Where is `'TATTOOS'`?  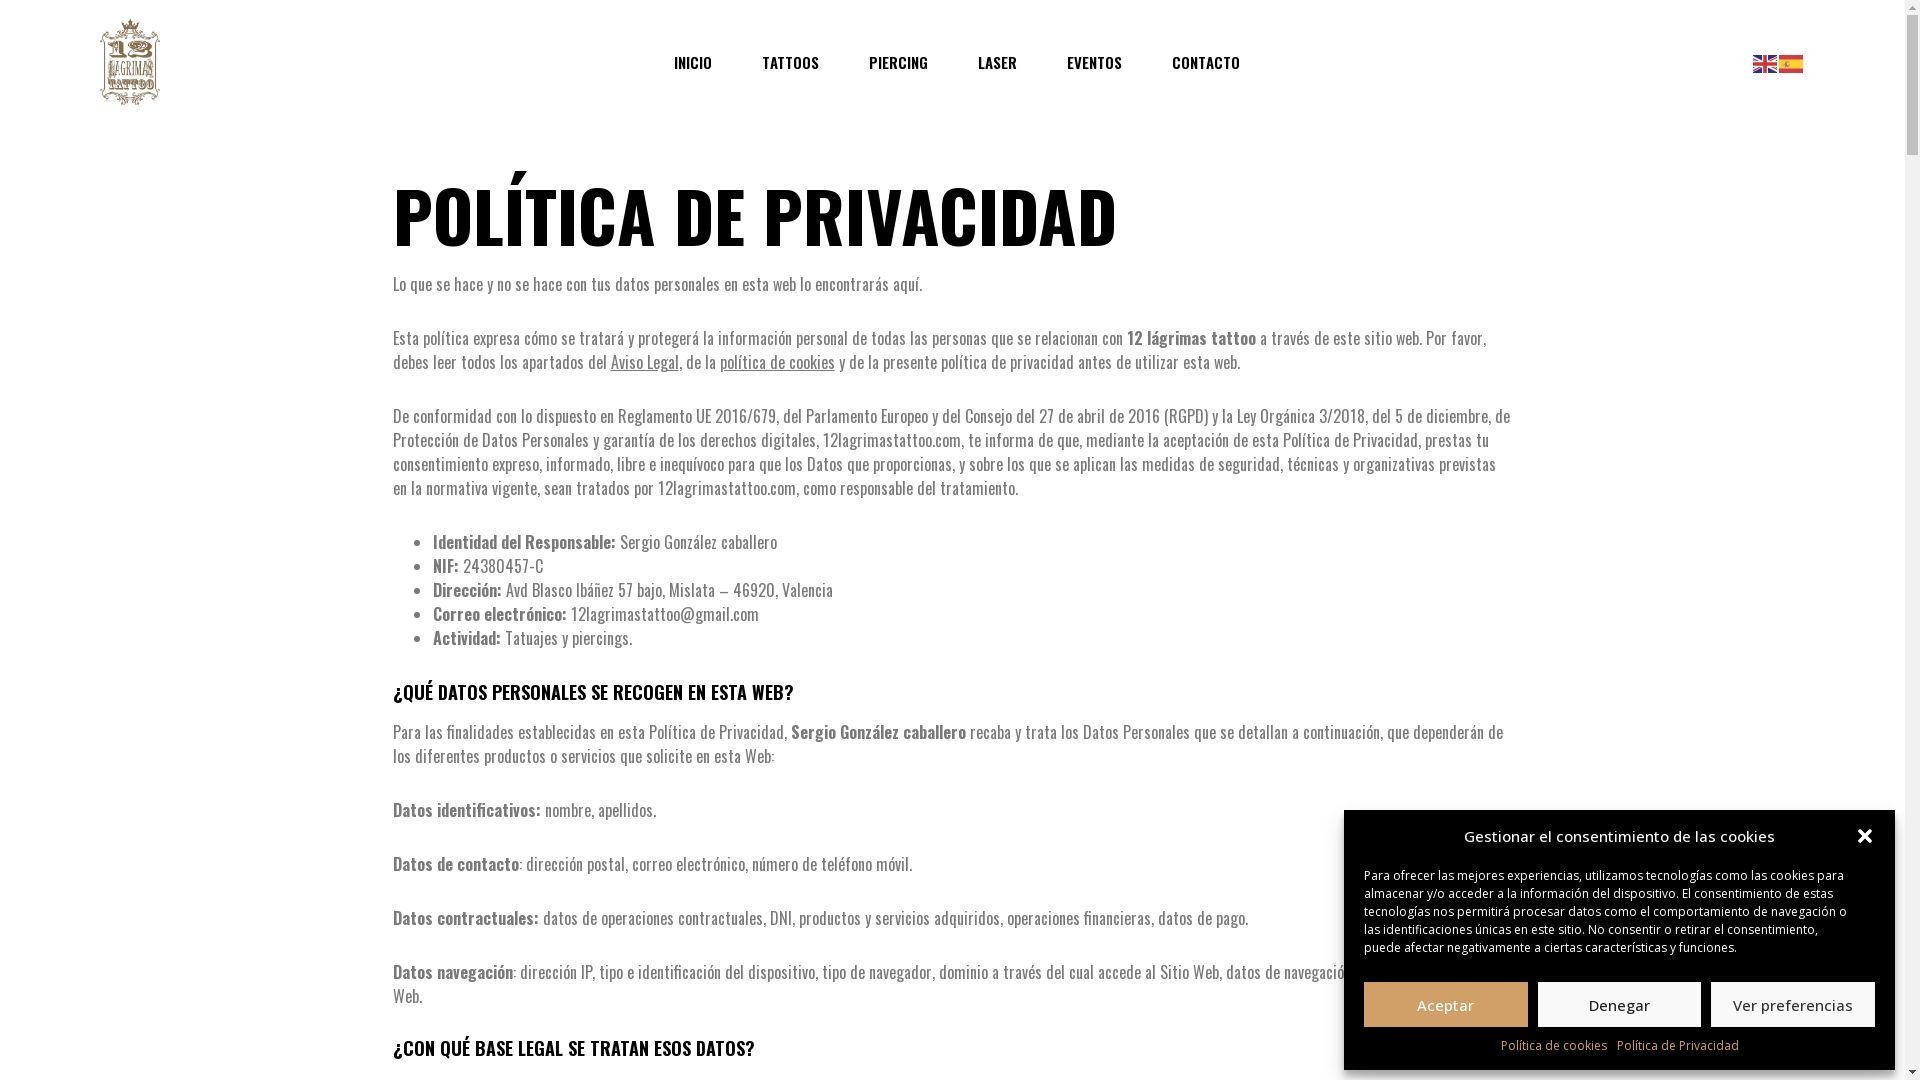 'TATTOOS' is located at coordinates (789, 60).